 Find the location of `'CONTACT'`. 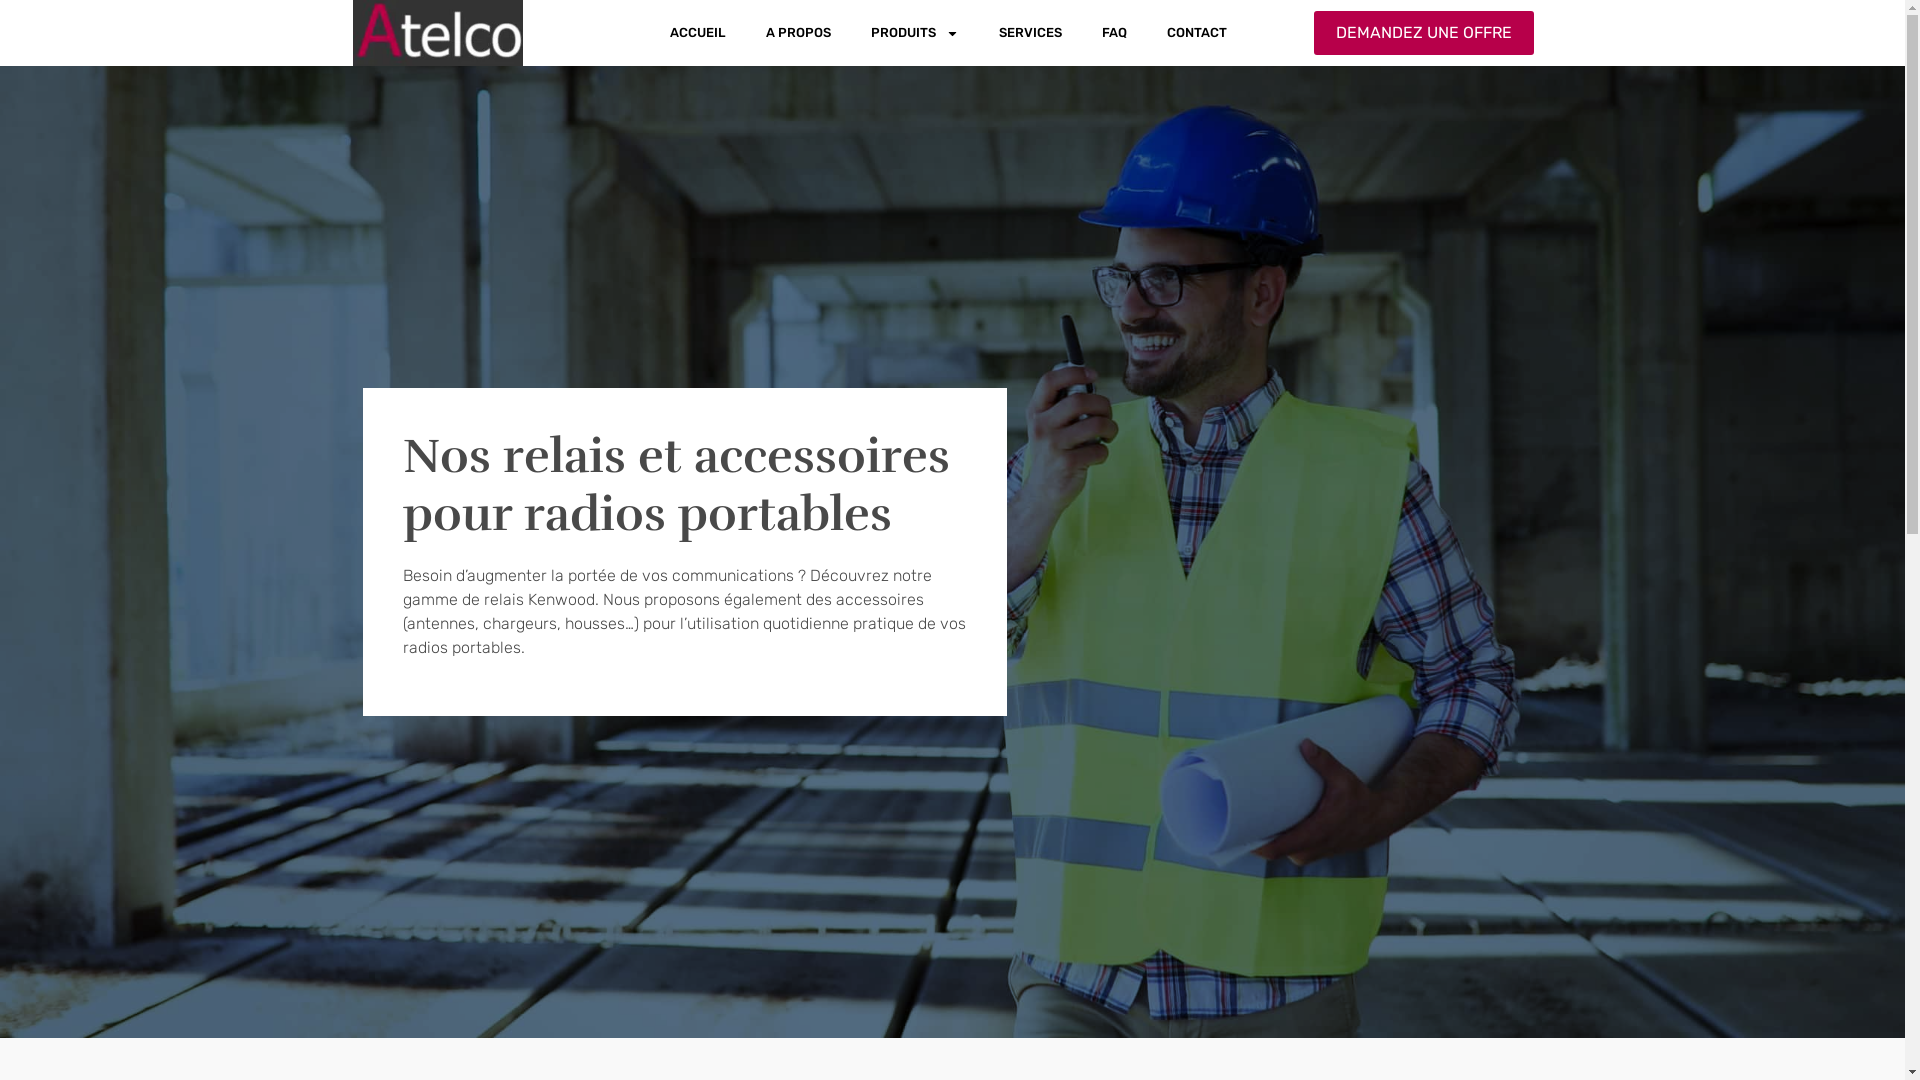

'CONTACT' is located at coordinates (1196, 33).